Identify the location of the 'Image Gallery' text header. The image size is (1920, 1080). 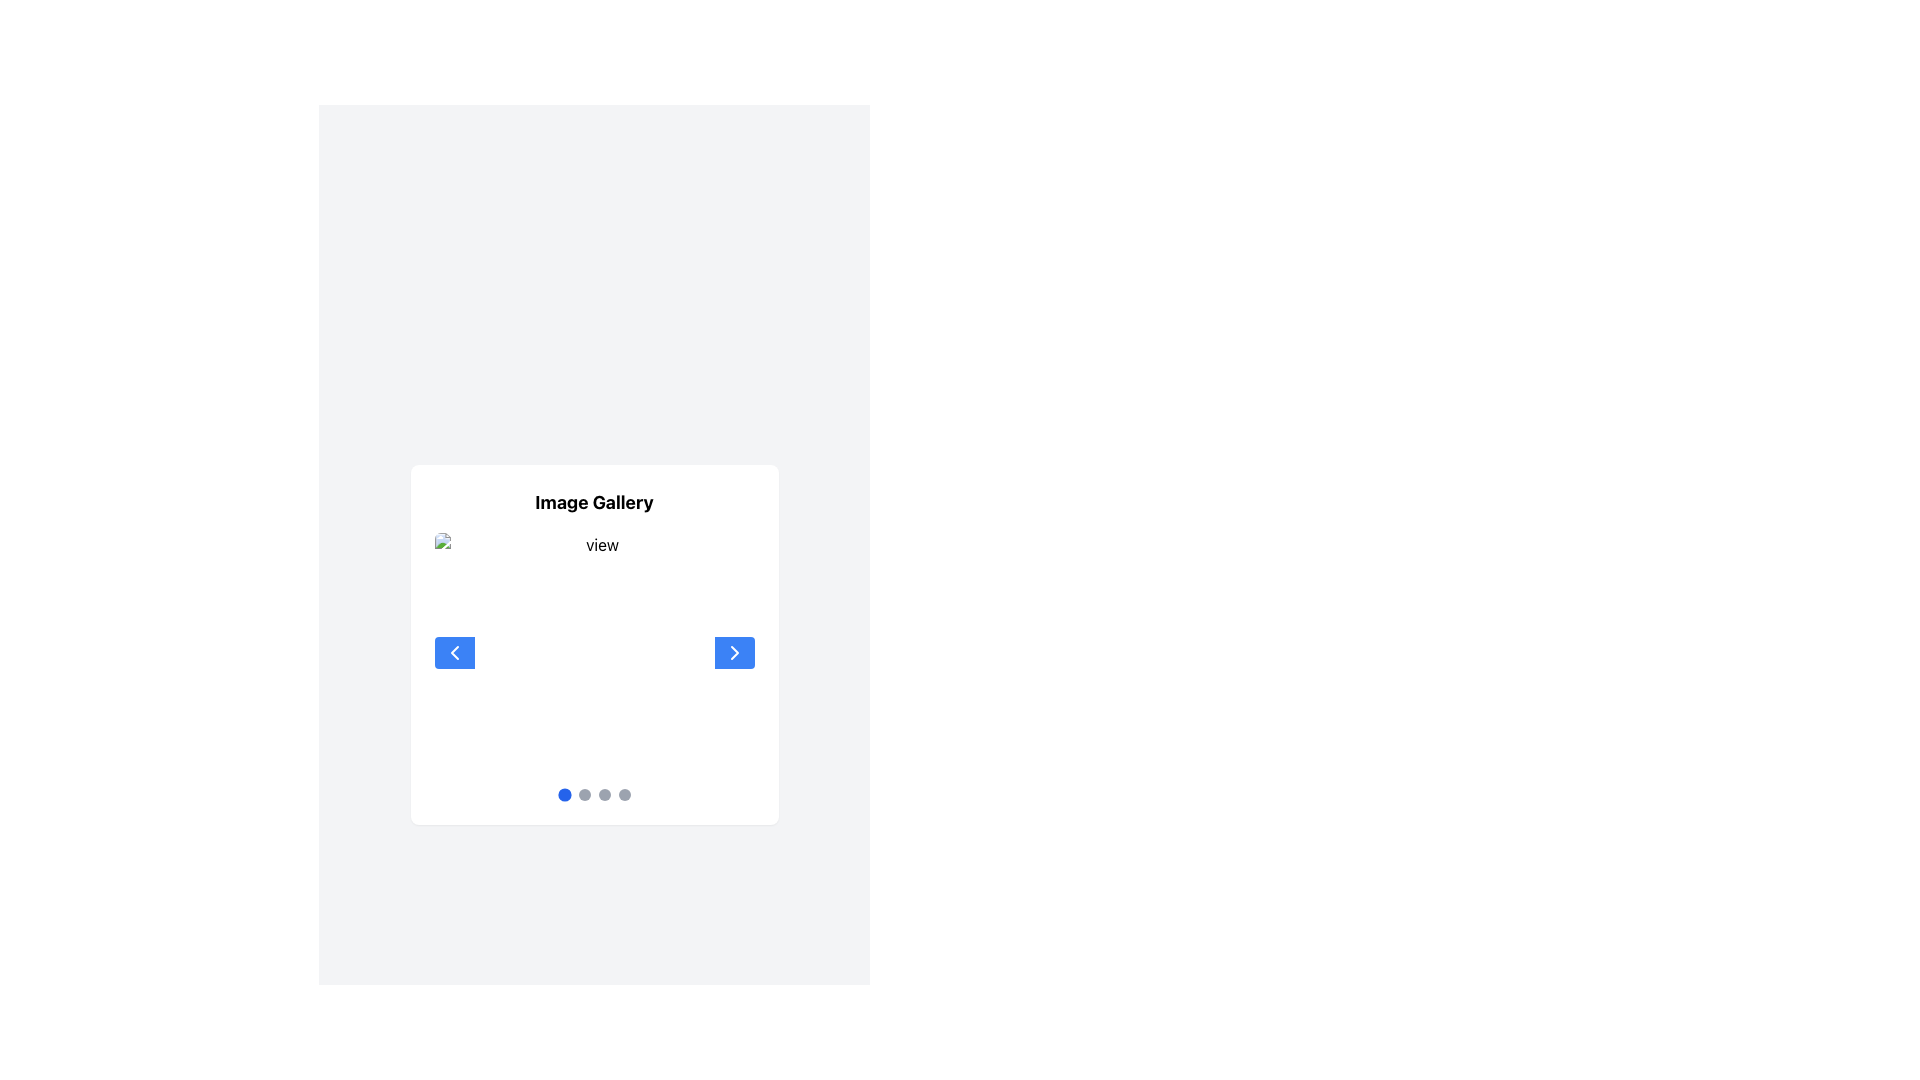
(593, 501).